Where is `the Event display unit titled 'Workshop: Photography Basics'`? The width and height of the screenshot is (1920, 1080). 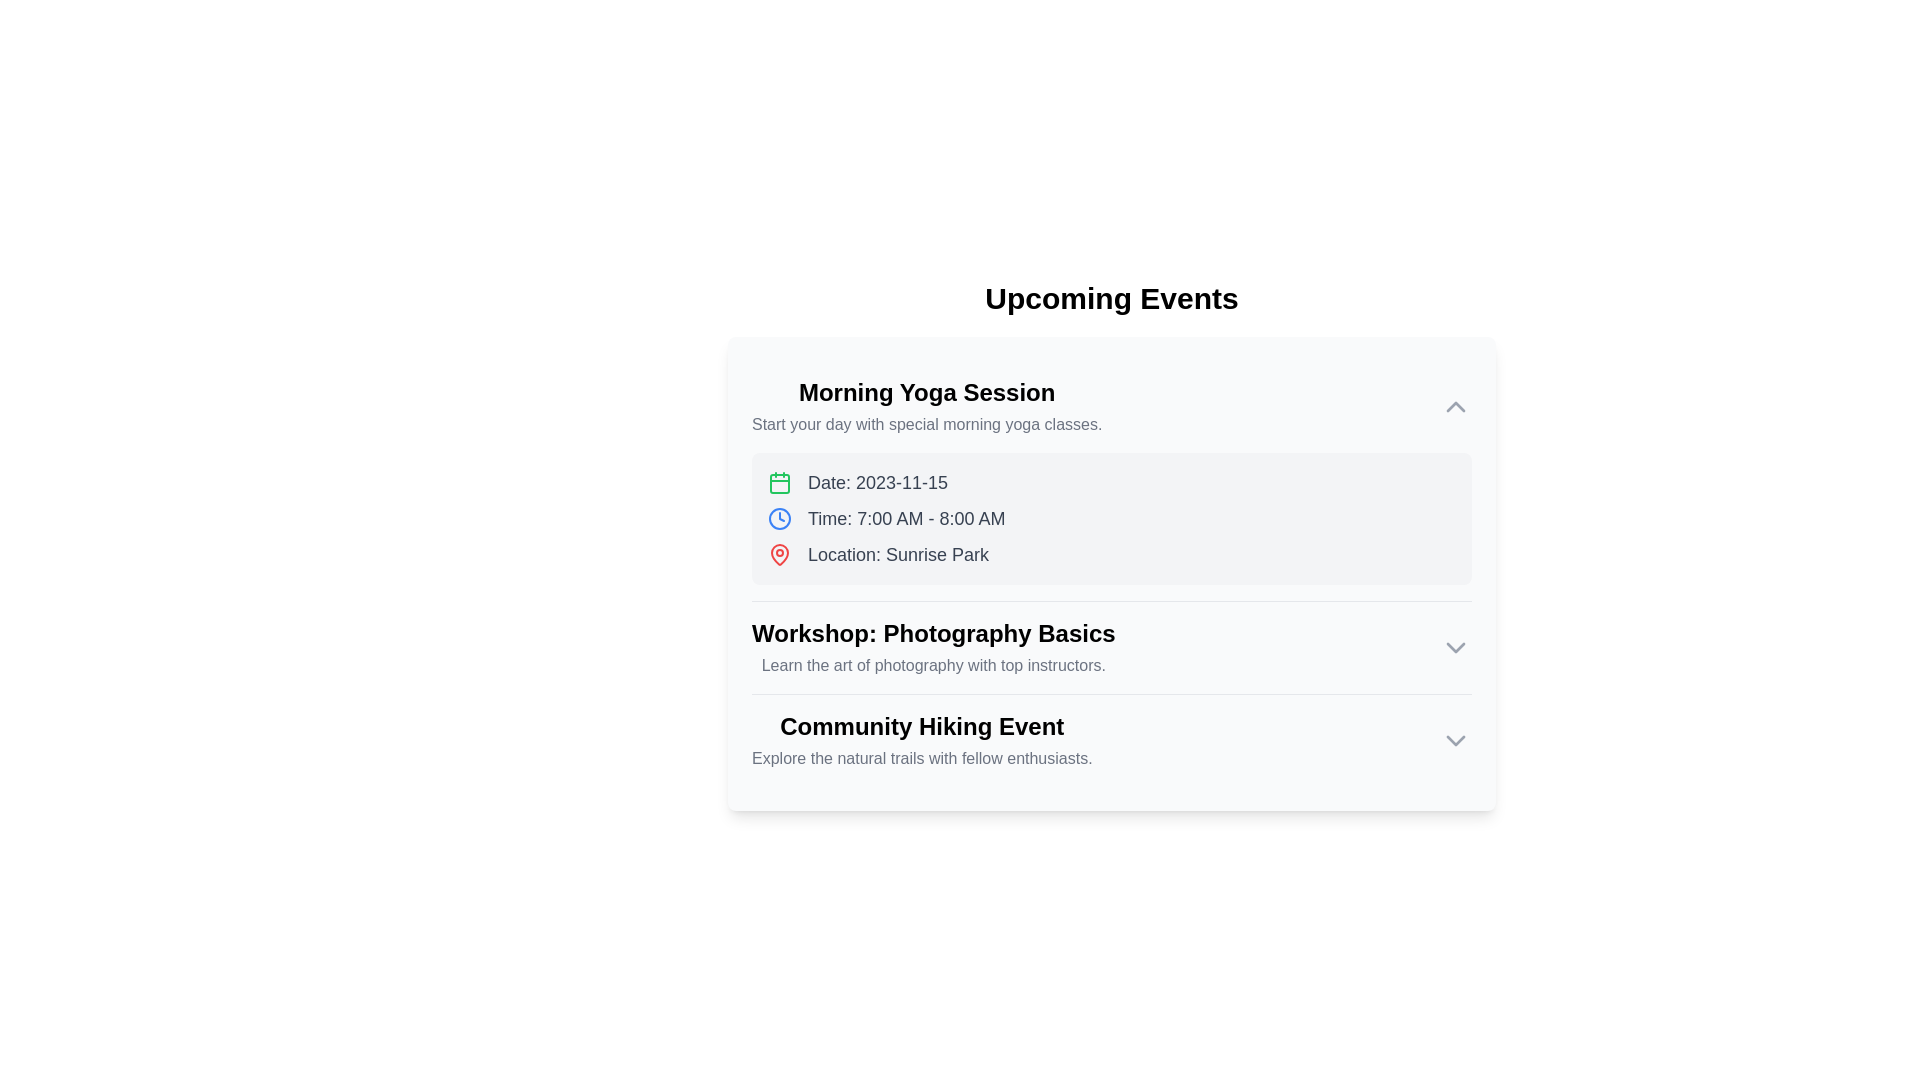
the Event display unit titled 'Workshop: Photography Basics' is located at coordinates (1111, 647).